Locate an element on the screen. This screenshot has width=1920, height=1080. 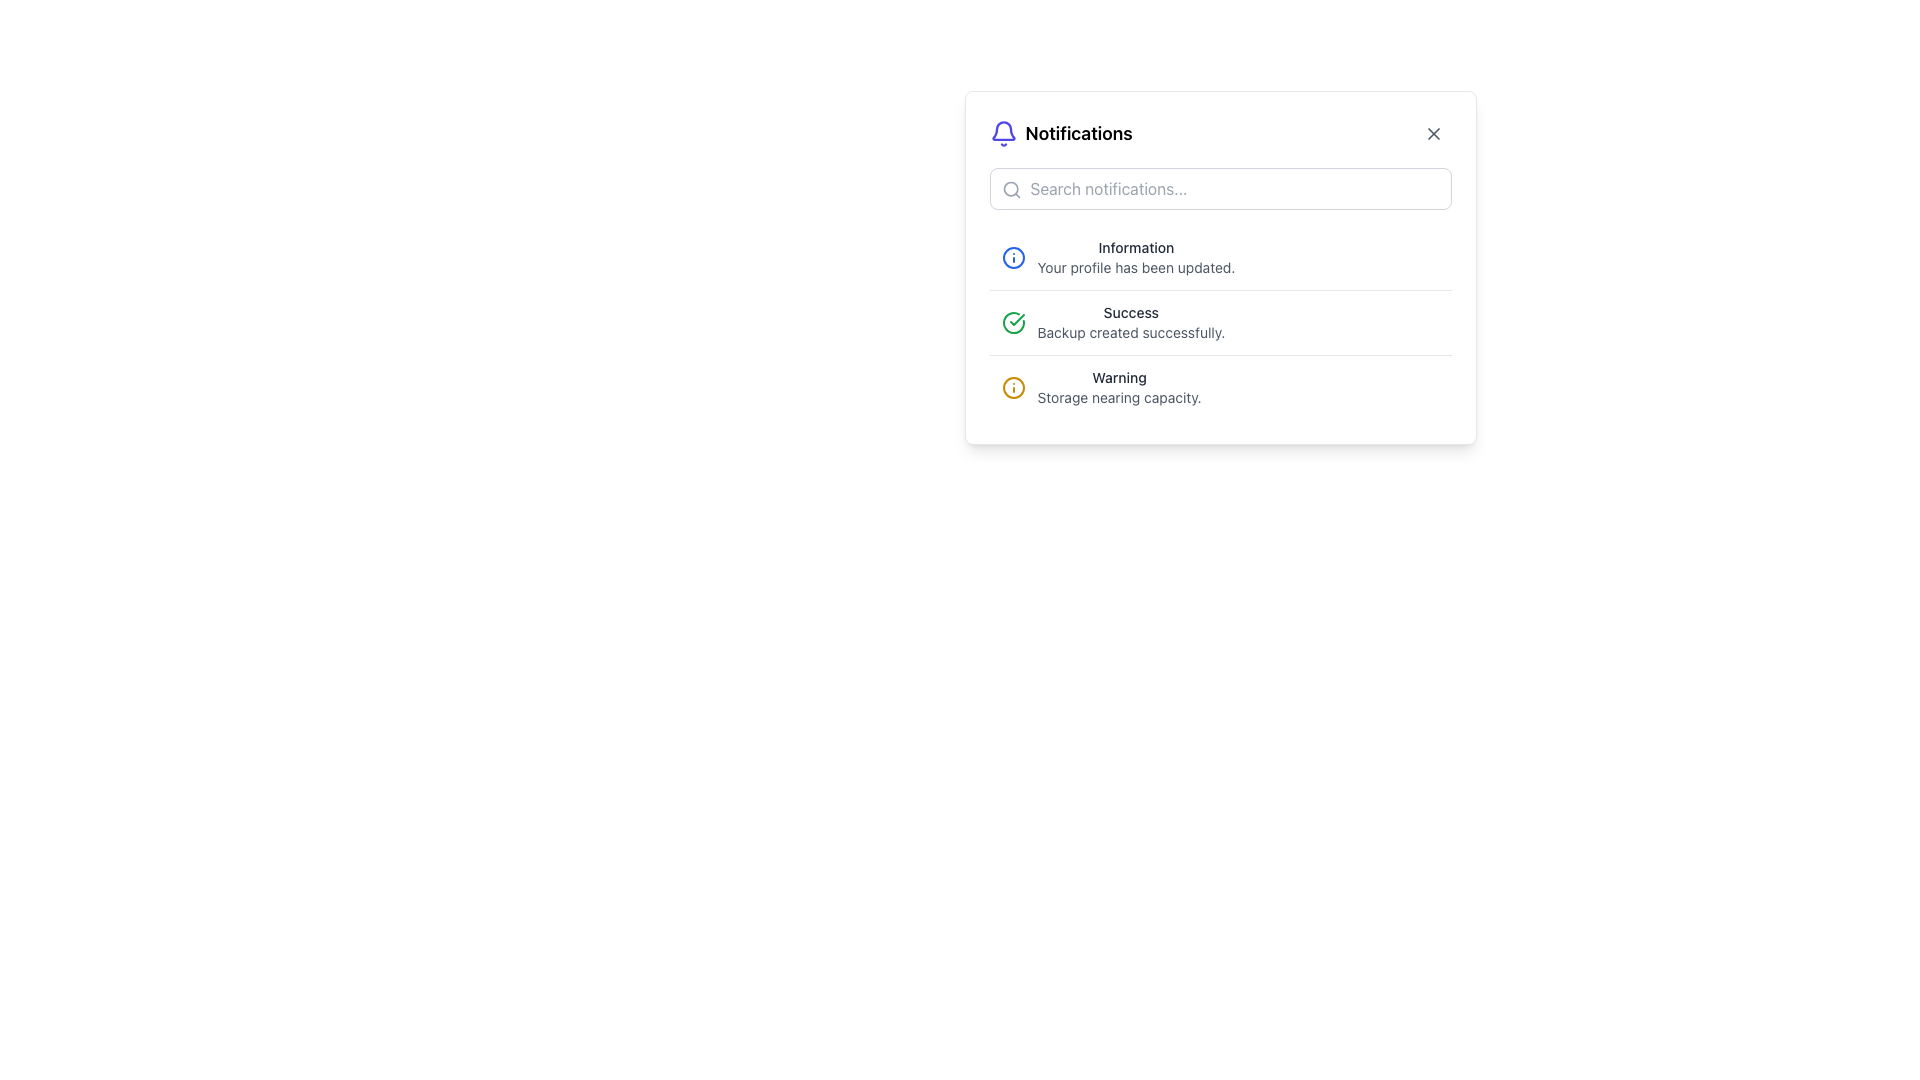
the circular green-bordered icon with a checkmark inside, located in the 'Success Backup created successfully' notification is located at coordinates (1013, 322).